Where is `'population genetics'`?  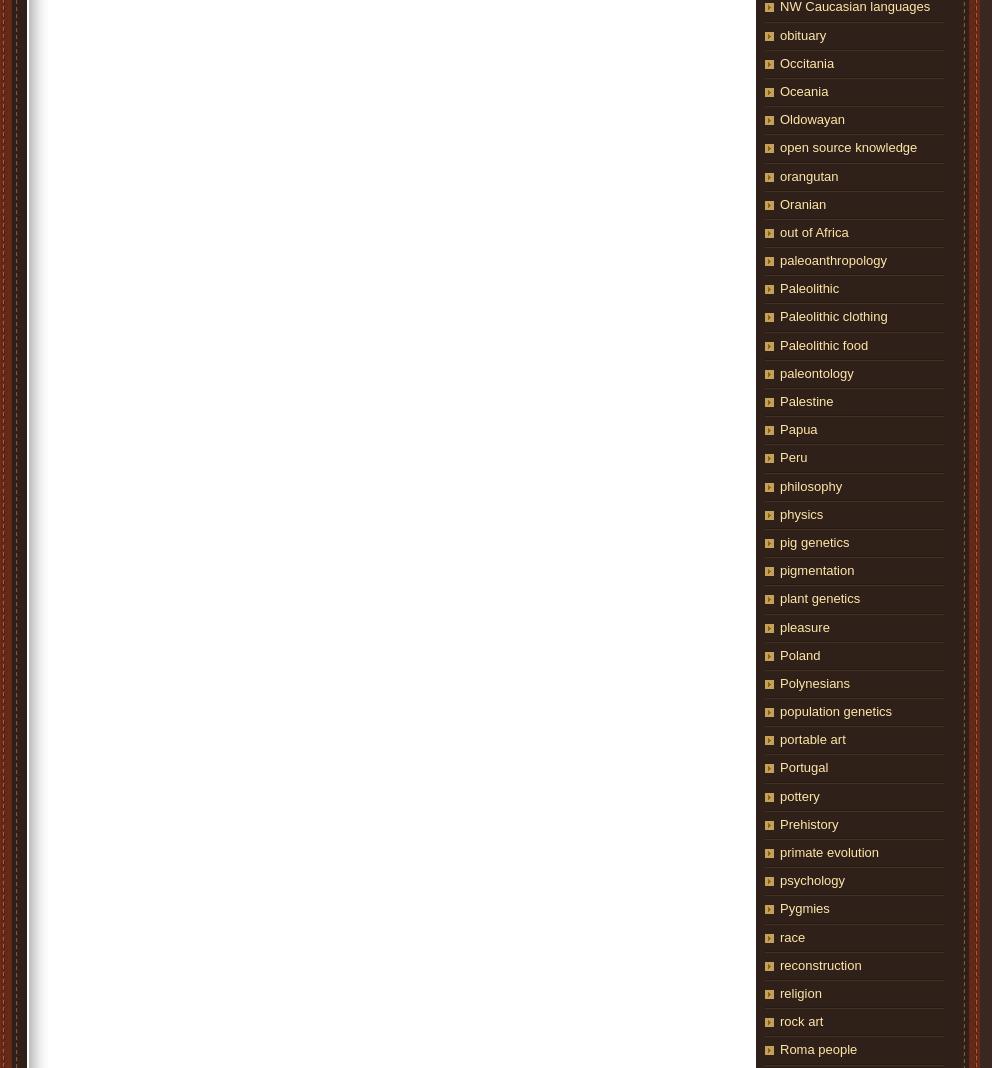
'population genetics' is located at coordinates (834, 711).